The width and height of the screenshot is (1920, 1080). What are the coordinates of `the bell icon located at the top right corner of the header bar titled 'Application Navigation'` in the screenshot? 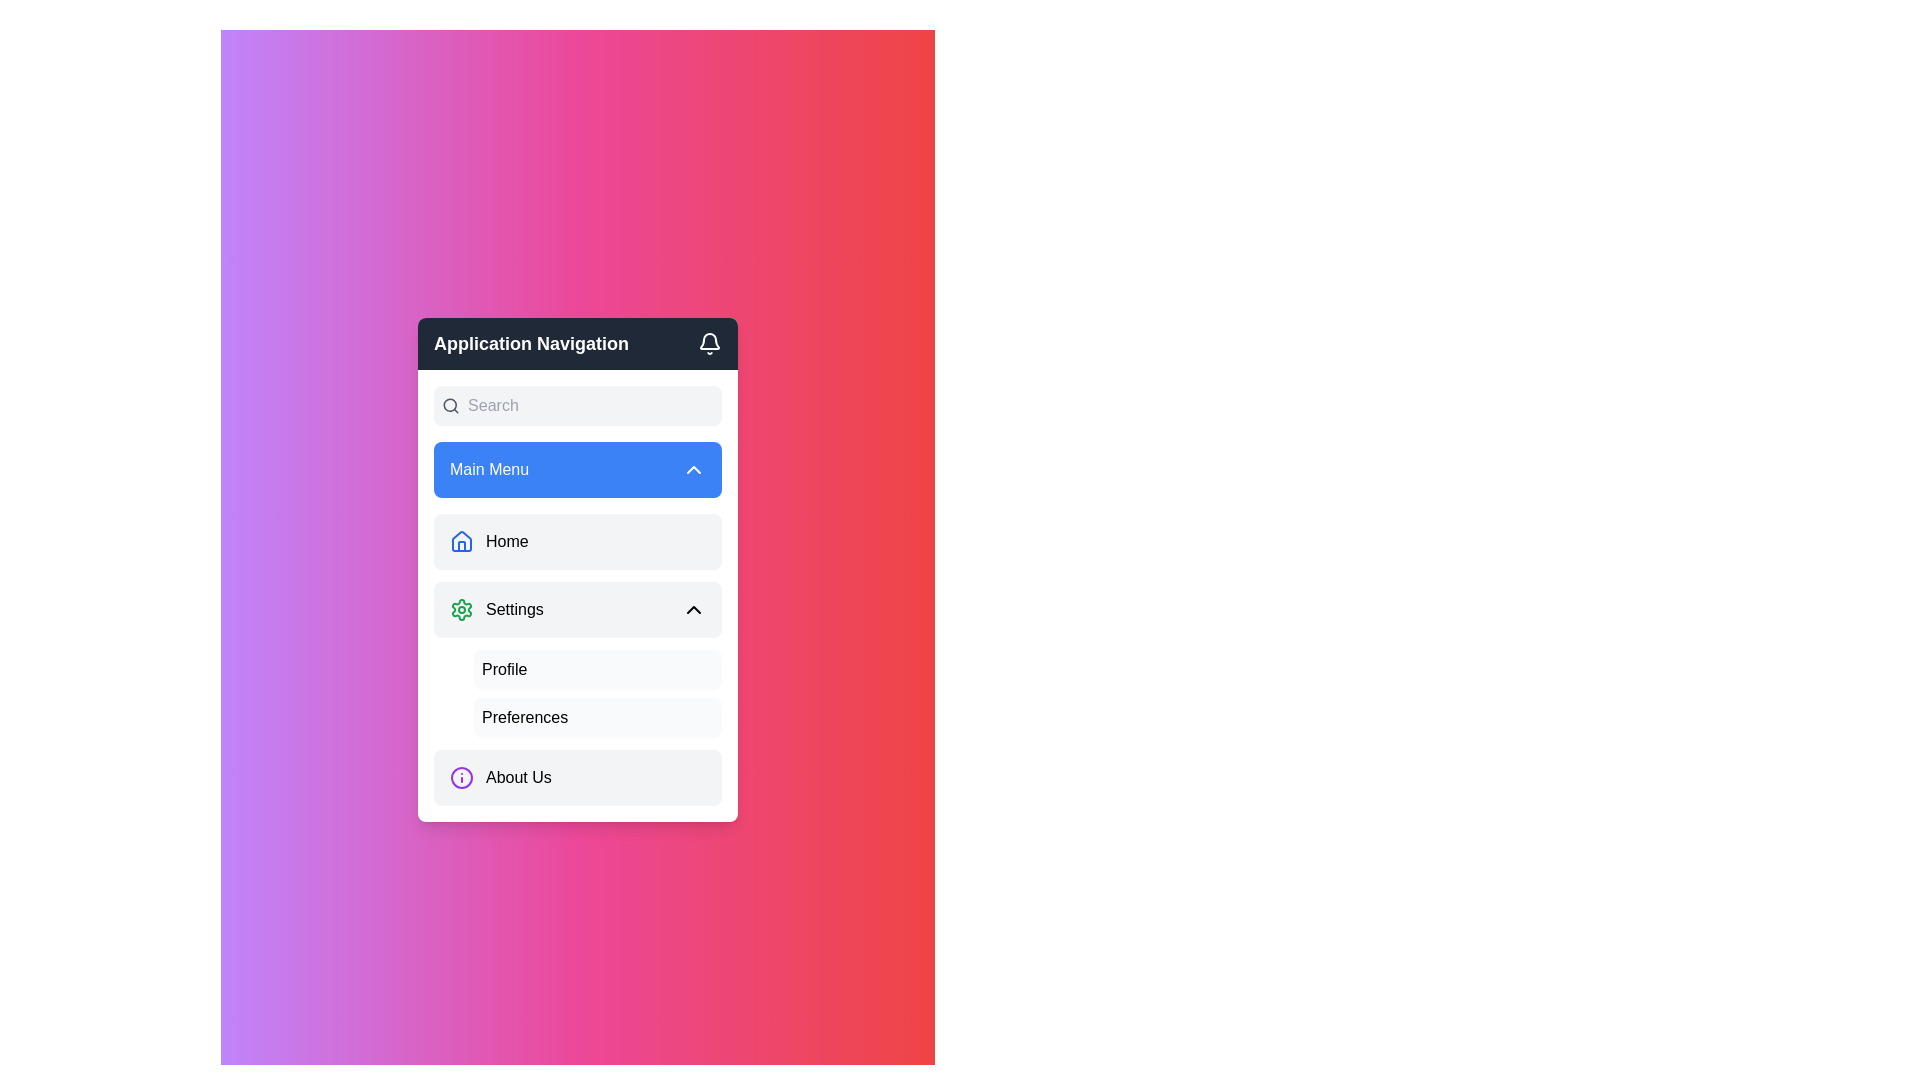 It's located at (710, 342).